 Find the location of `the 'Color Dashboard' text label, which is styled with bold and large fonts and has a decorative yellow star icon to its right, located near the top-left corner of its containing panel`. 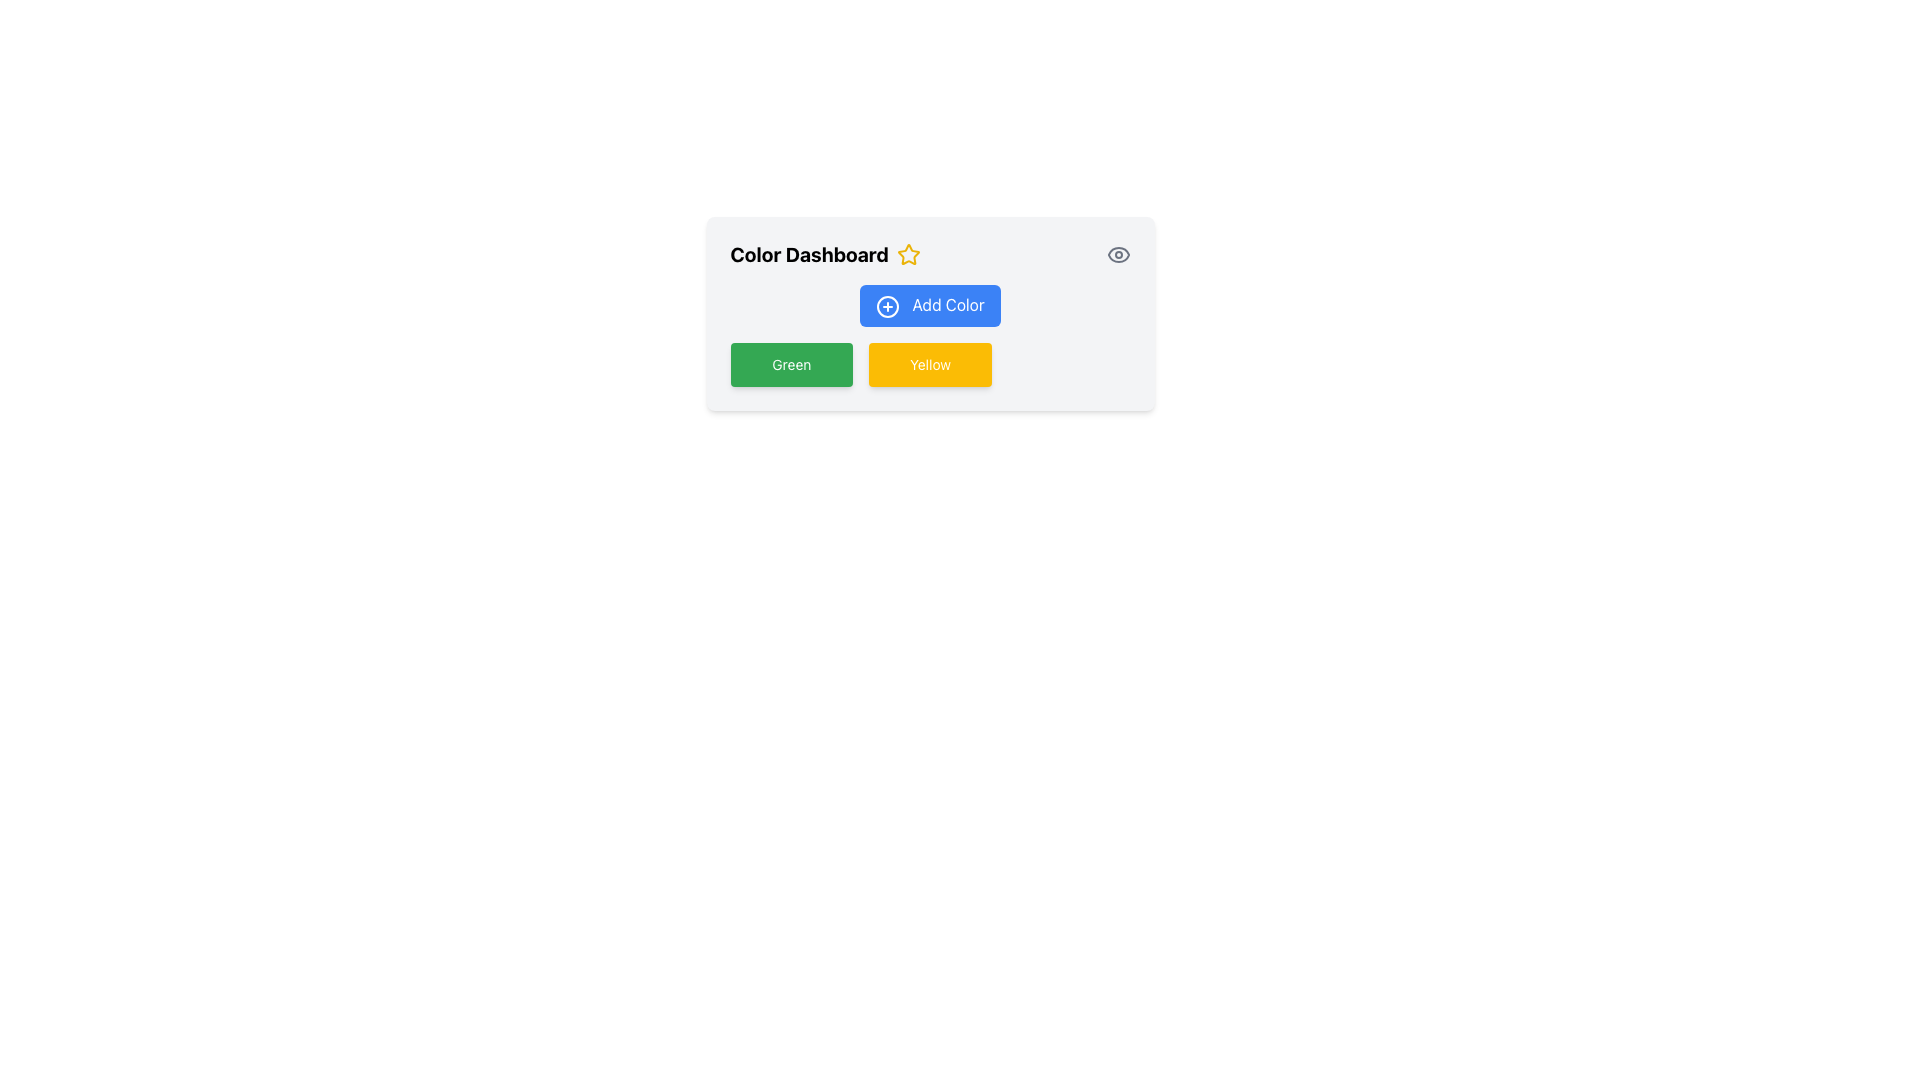

the 'Color Dashboard' text label, which is styled with bold and large fonts and has a decorative yellow star icon to its right, located near the top-left corner of its containing panel is located at coordinates (825, 253).